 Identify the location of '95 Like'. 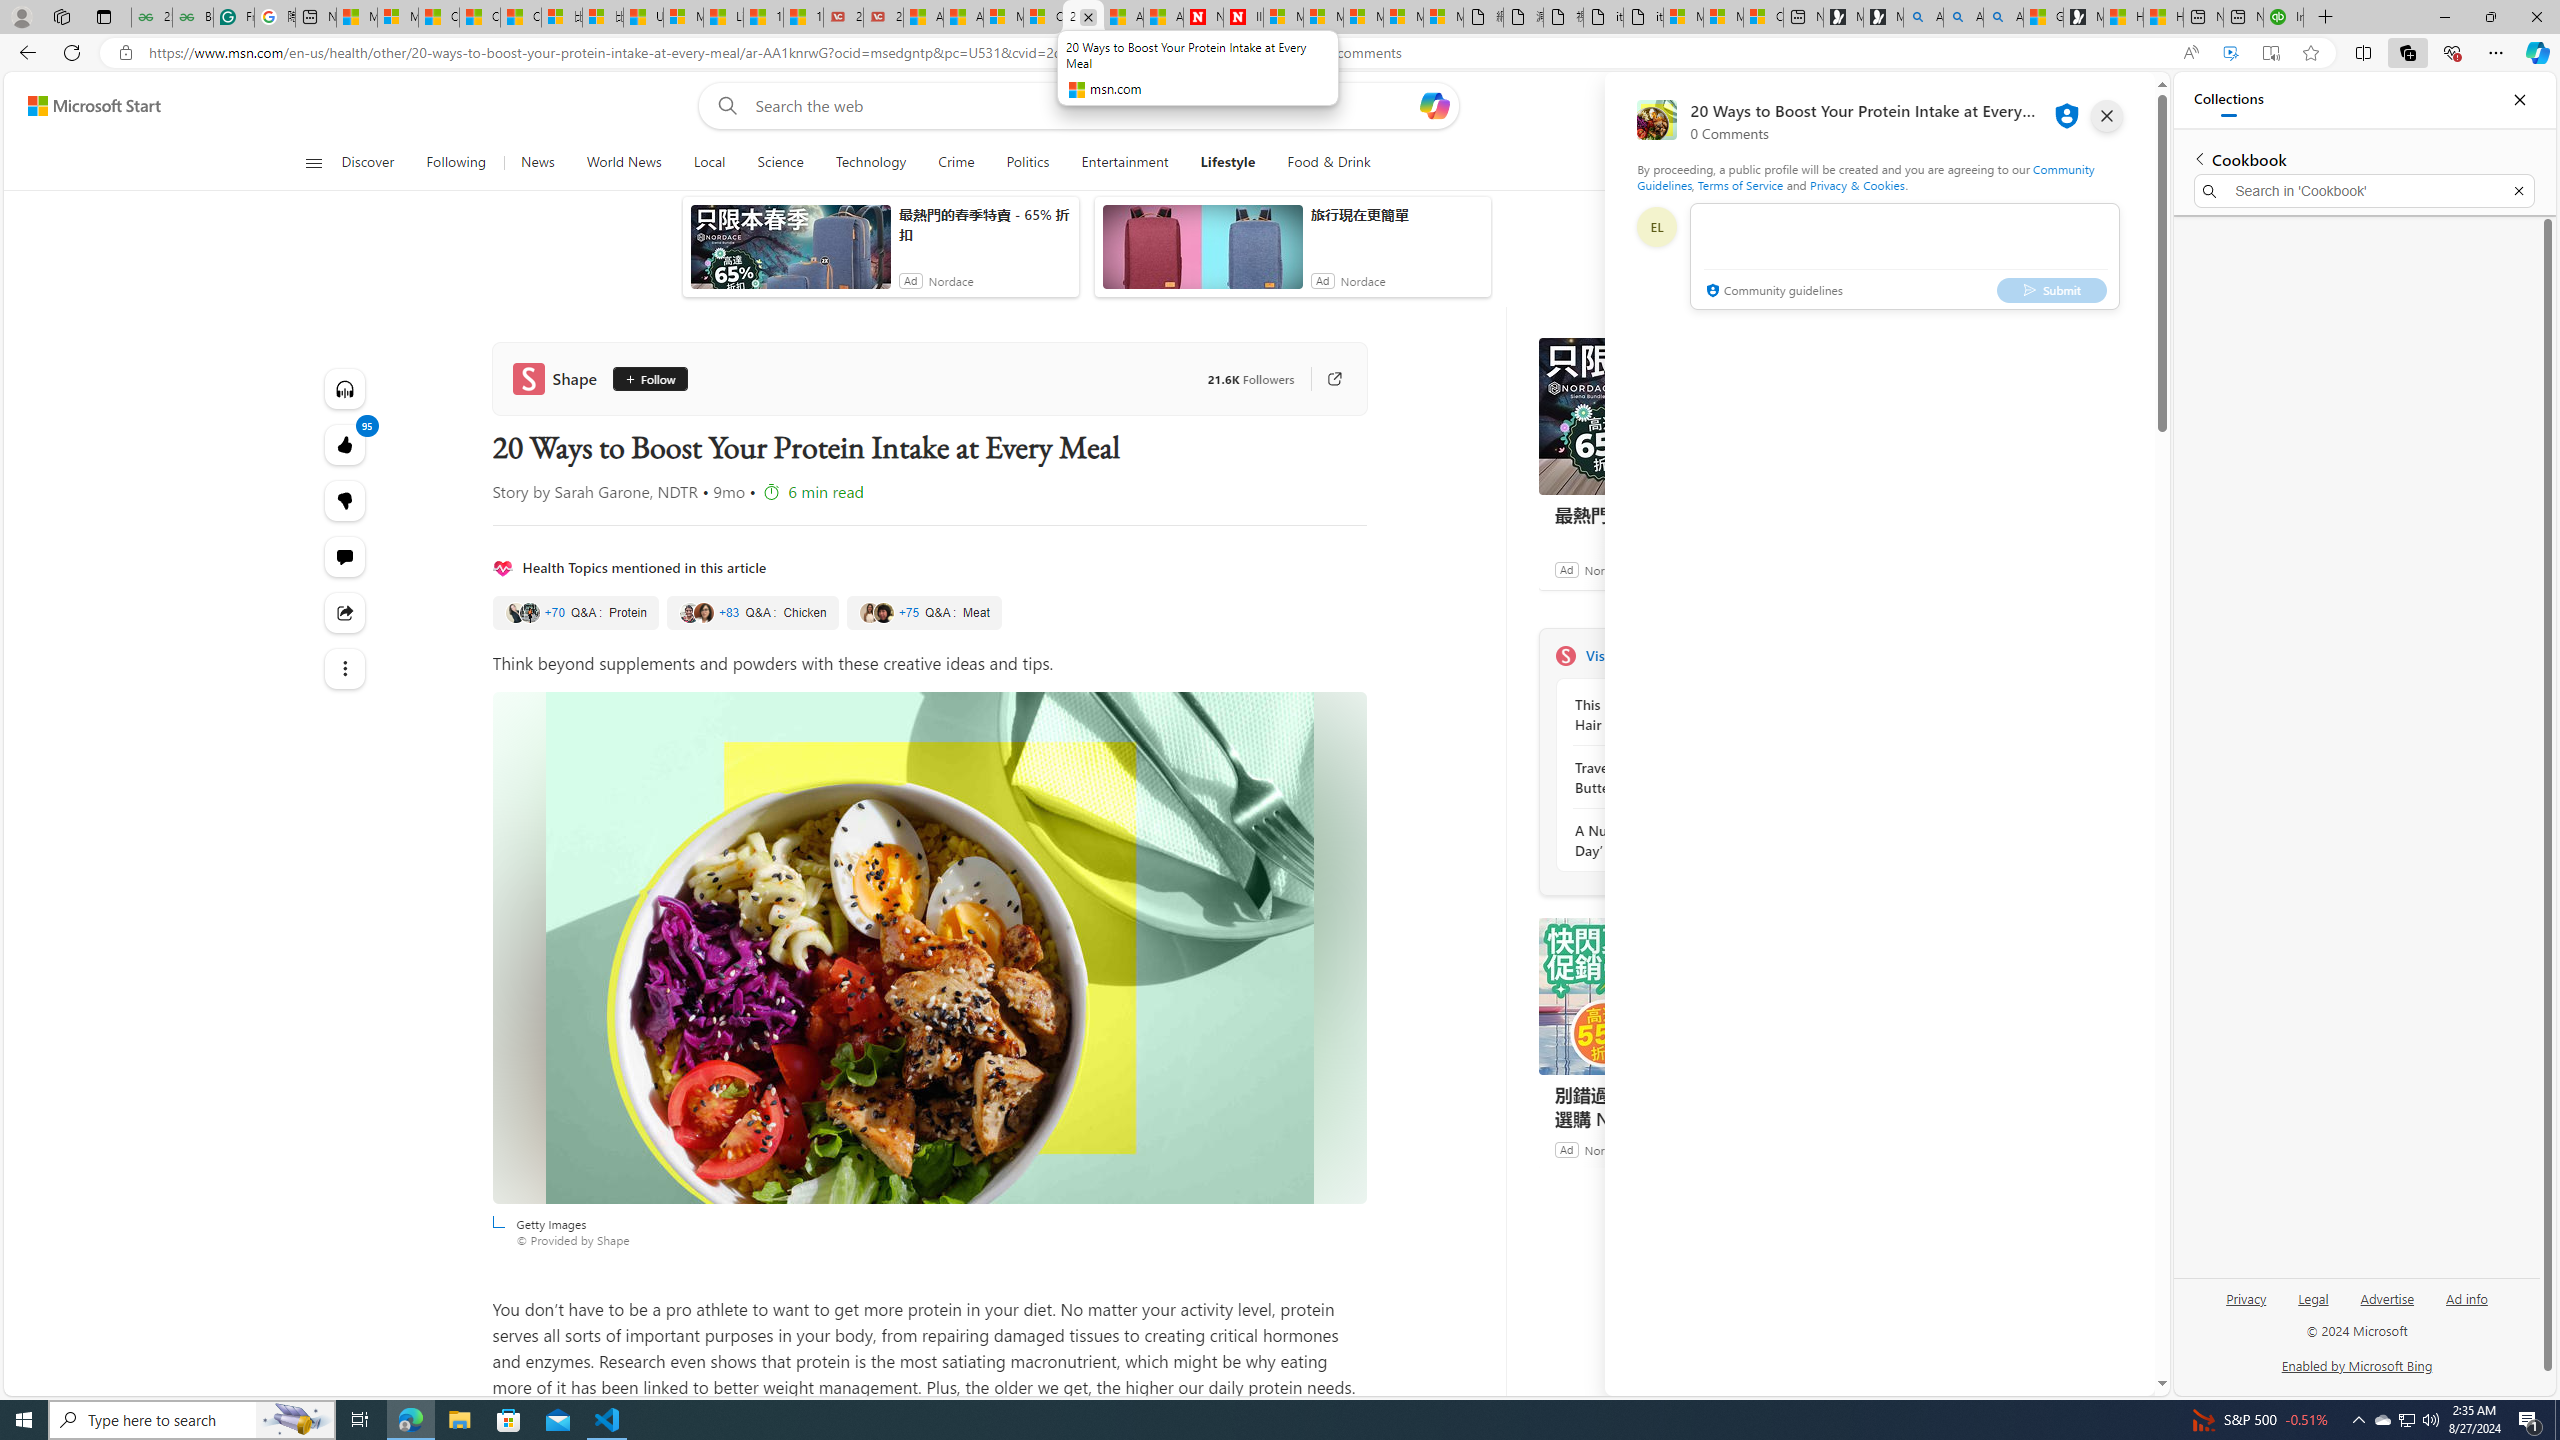
(345, 444).